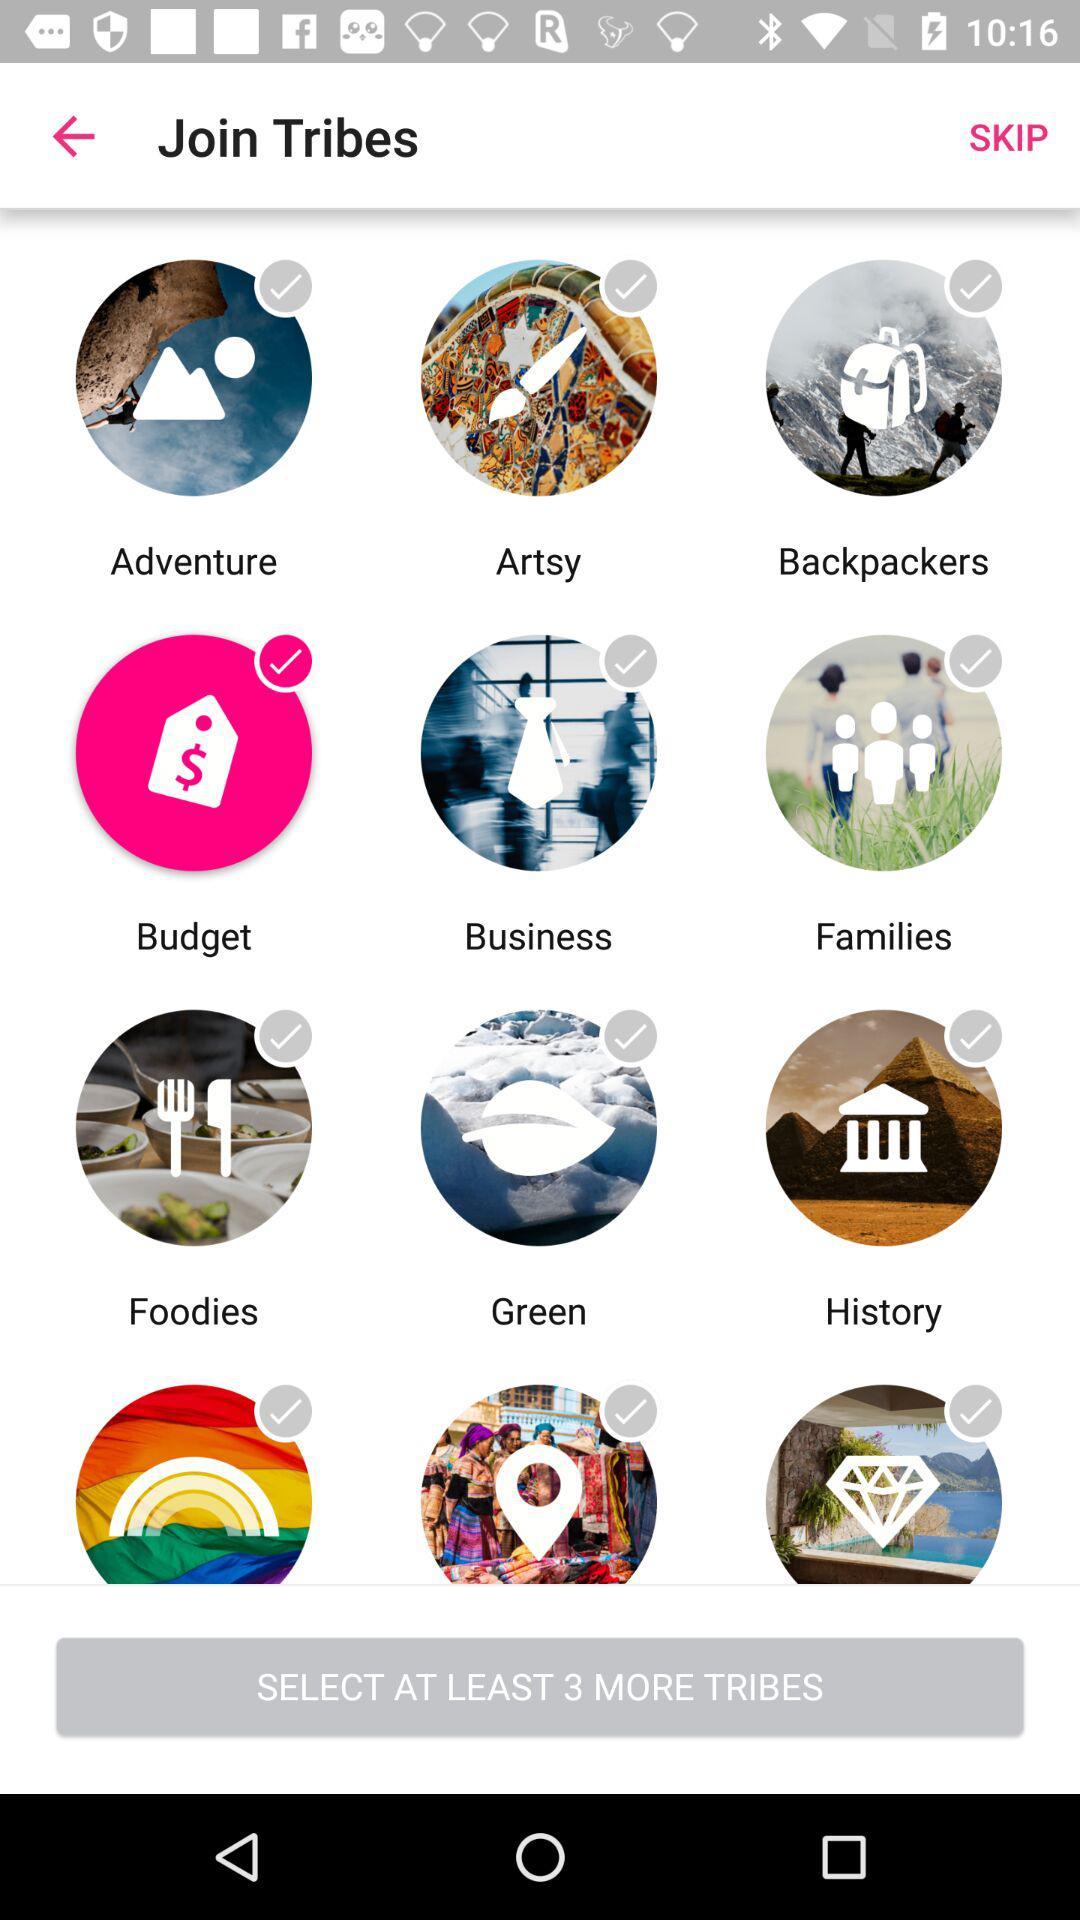 The height and width of the screenshot is (1920, 1080). Describe the element at coordinates (537, 746) in the screenshot. I see `share the article` at that location.